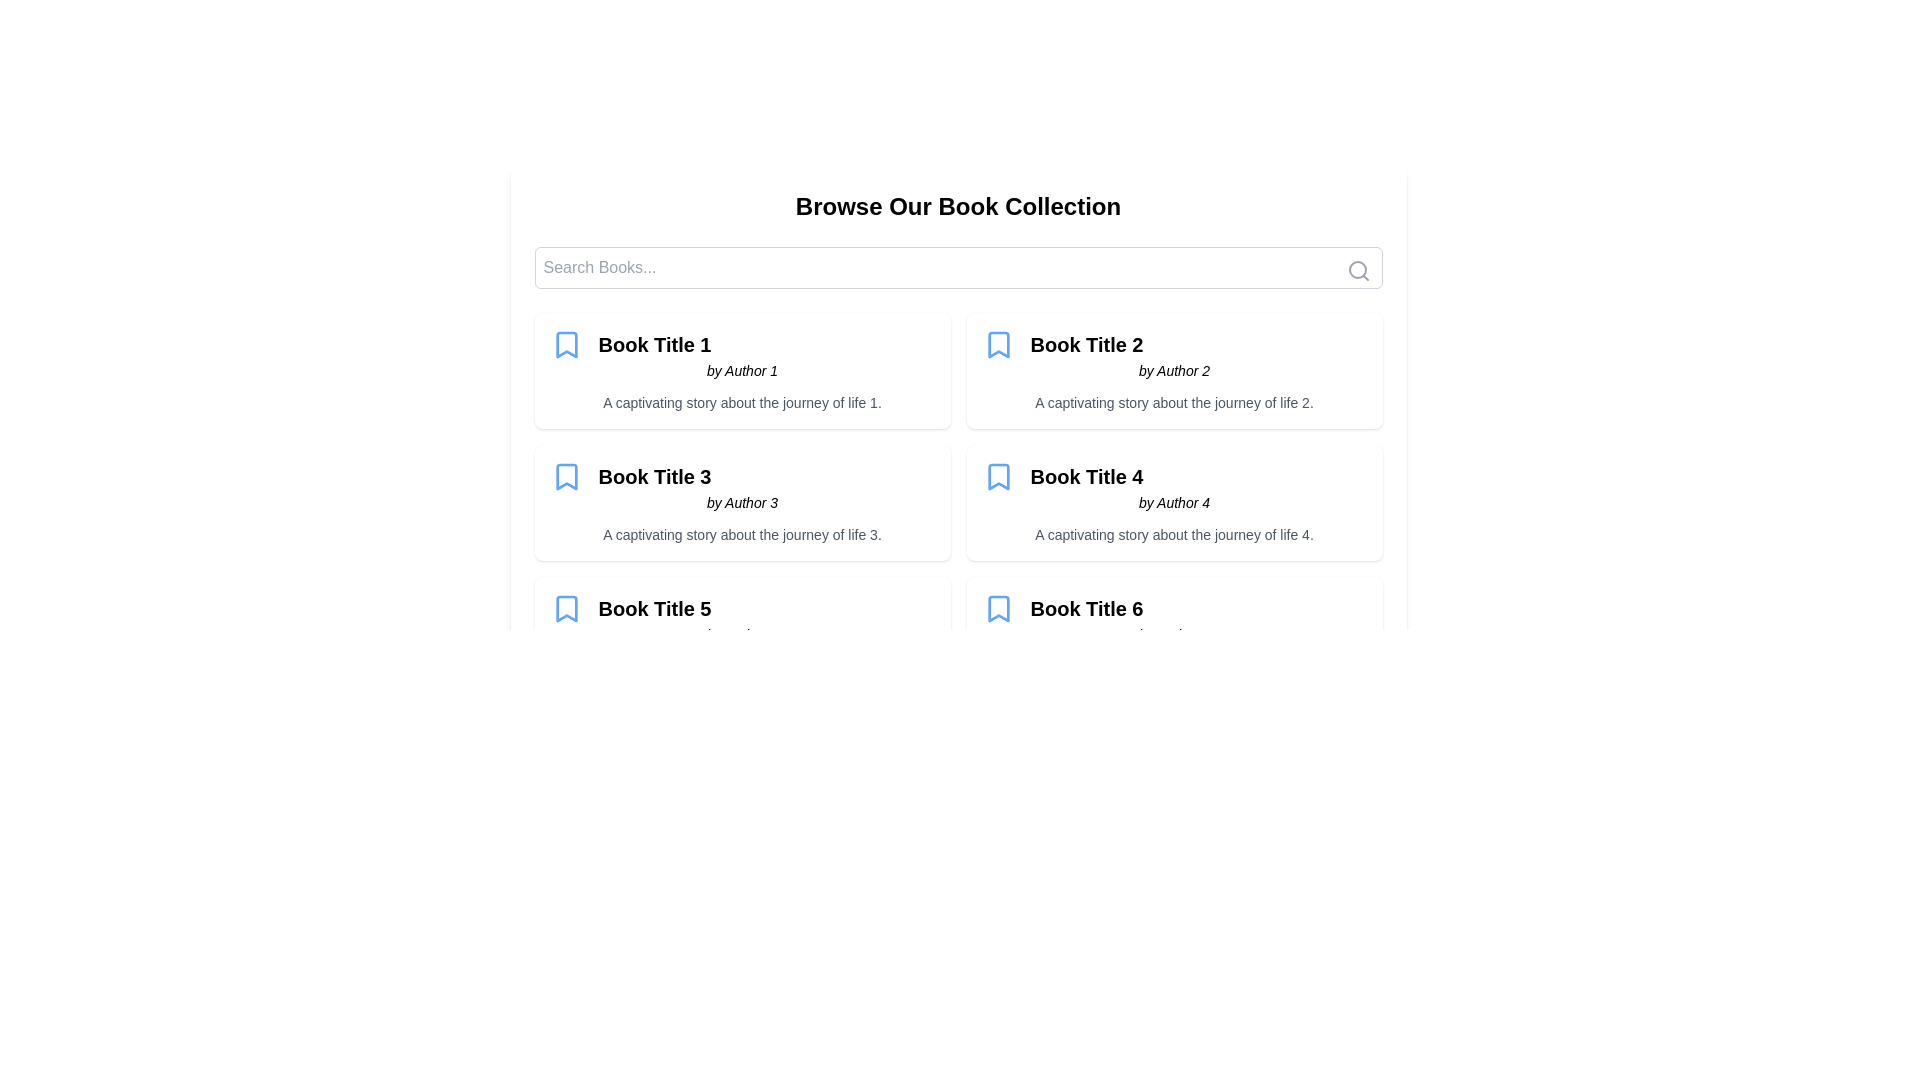  Describe the element at coordinates (1357, 270) in the screenshot. I see `the central circular component of the magnifying glass icon located at the top-right of the search input box` at that location.